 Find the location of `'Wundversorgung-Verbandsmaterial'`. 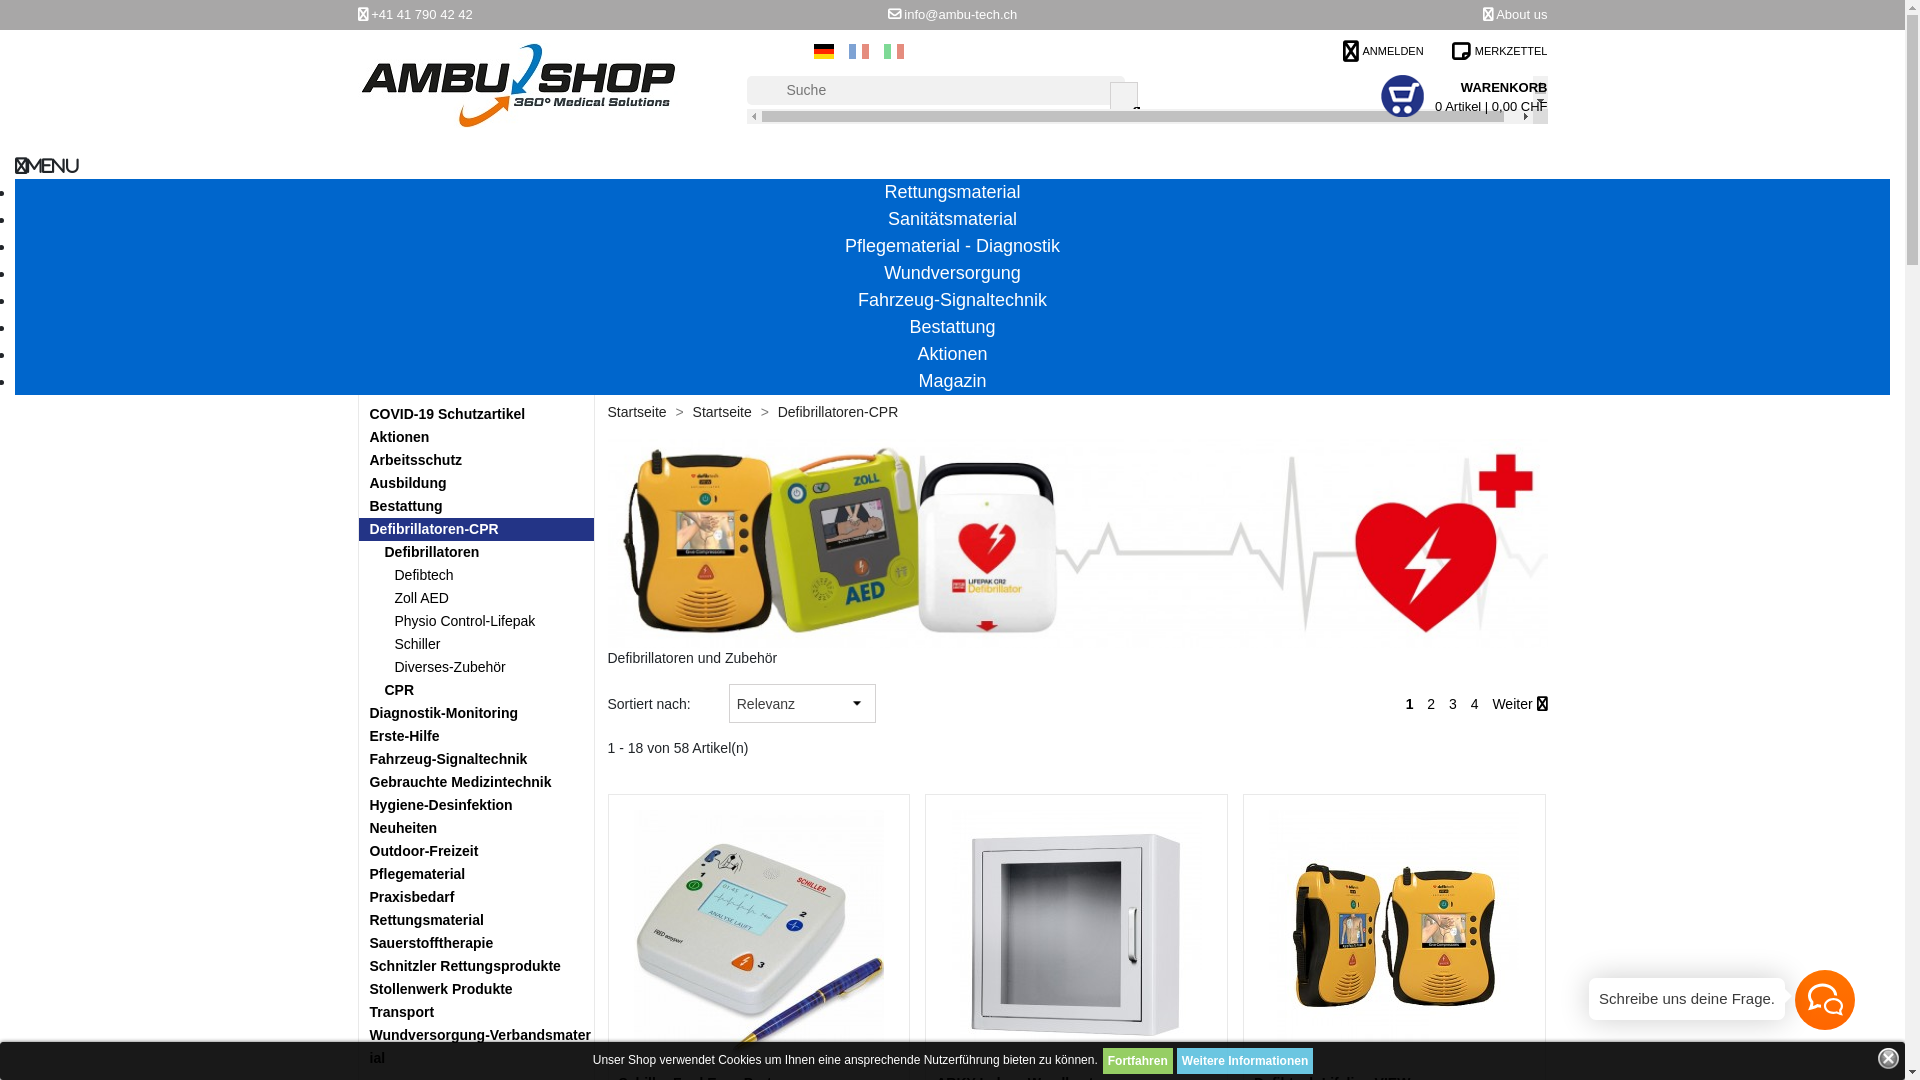

'Wundversorgung-Verbandsmaterial' is located at coordinates (358, 1045).